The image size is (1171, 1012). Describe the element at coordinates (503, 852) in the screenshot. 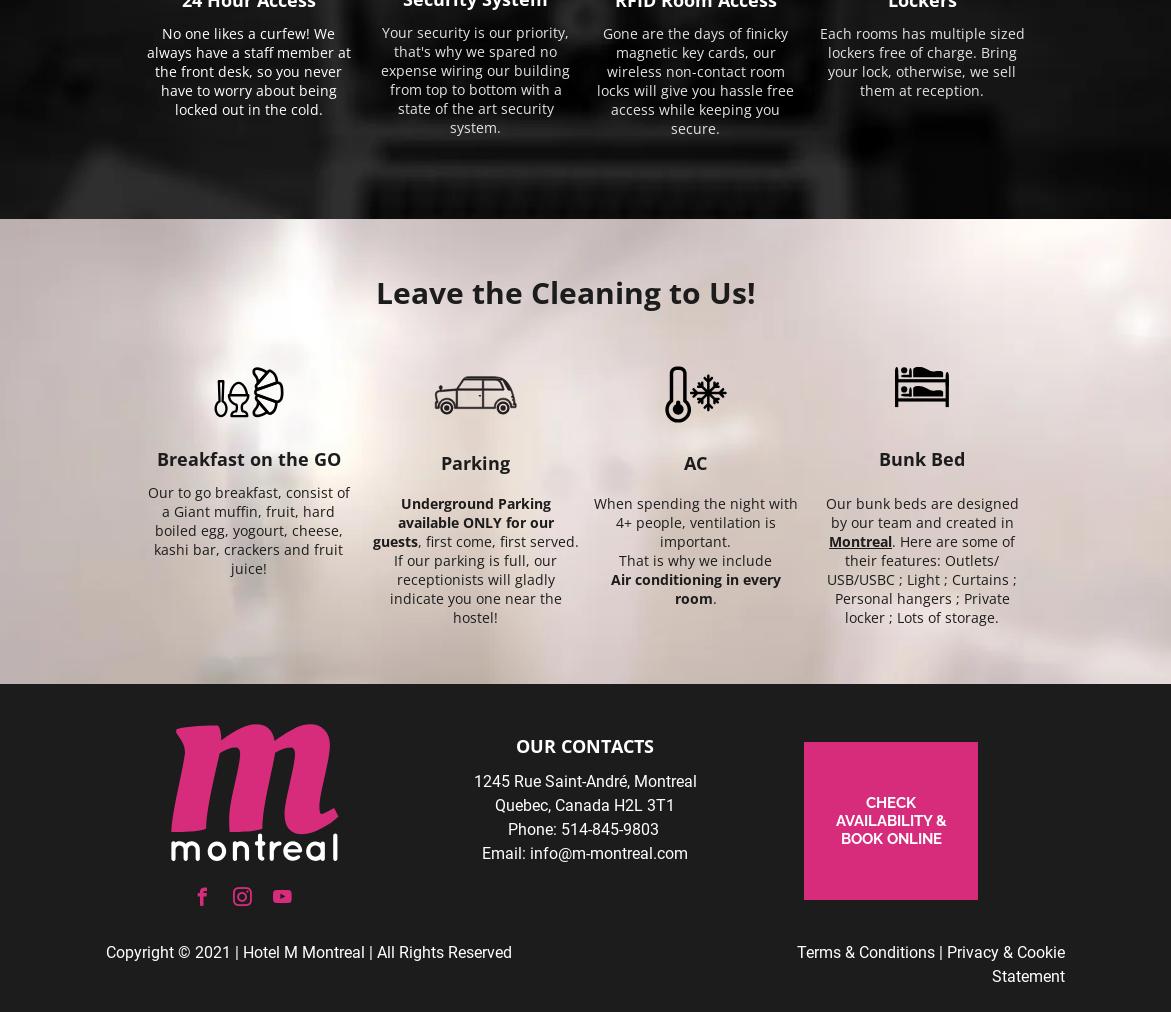

I see `'Email:'` at that location.